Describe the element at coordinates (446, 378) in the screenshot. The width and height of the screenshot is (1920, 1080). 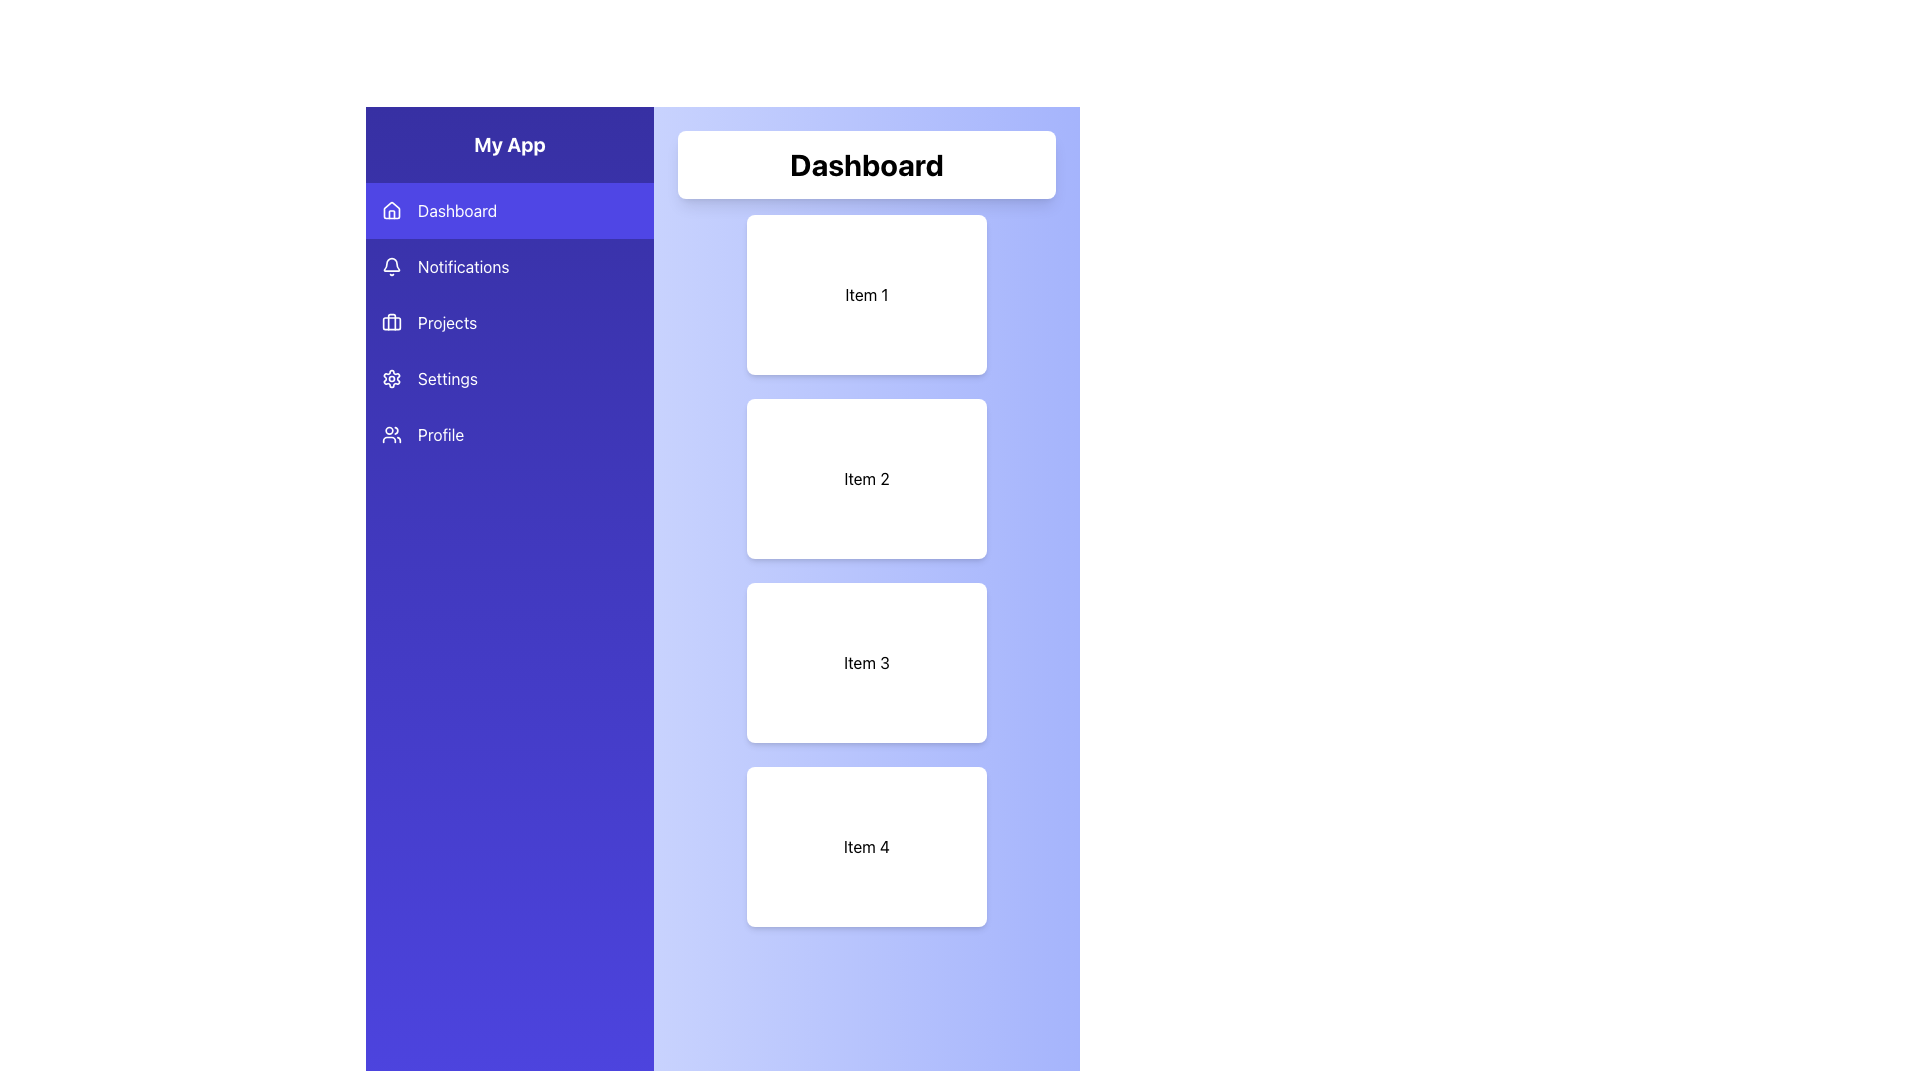
I see `the static text label that serves as a menu label for navigating to the settings section, positioned below 'Projects' and above 'Profile'` at that location.